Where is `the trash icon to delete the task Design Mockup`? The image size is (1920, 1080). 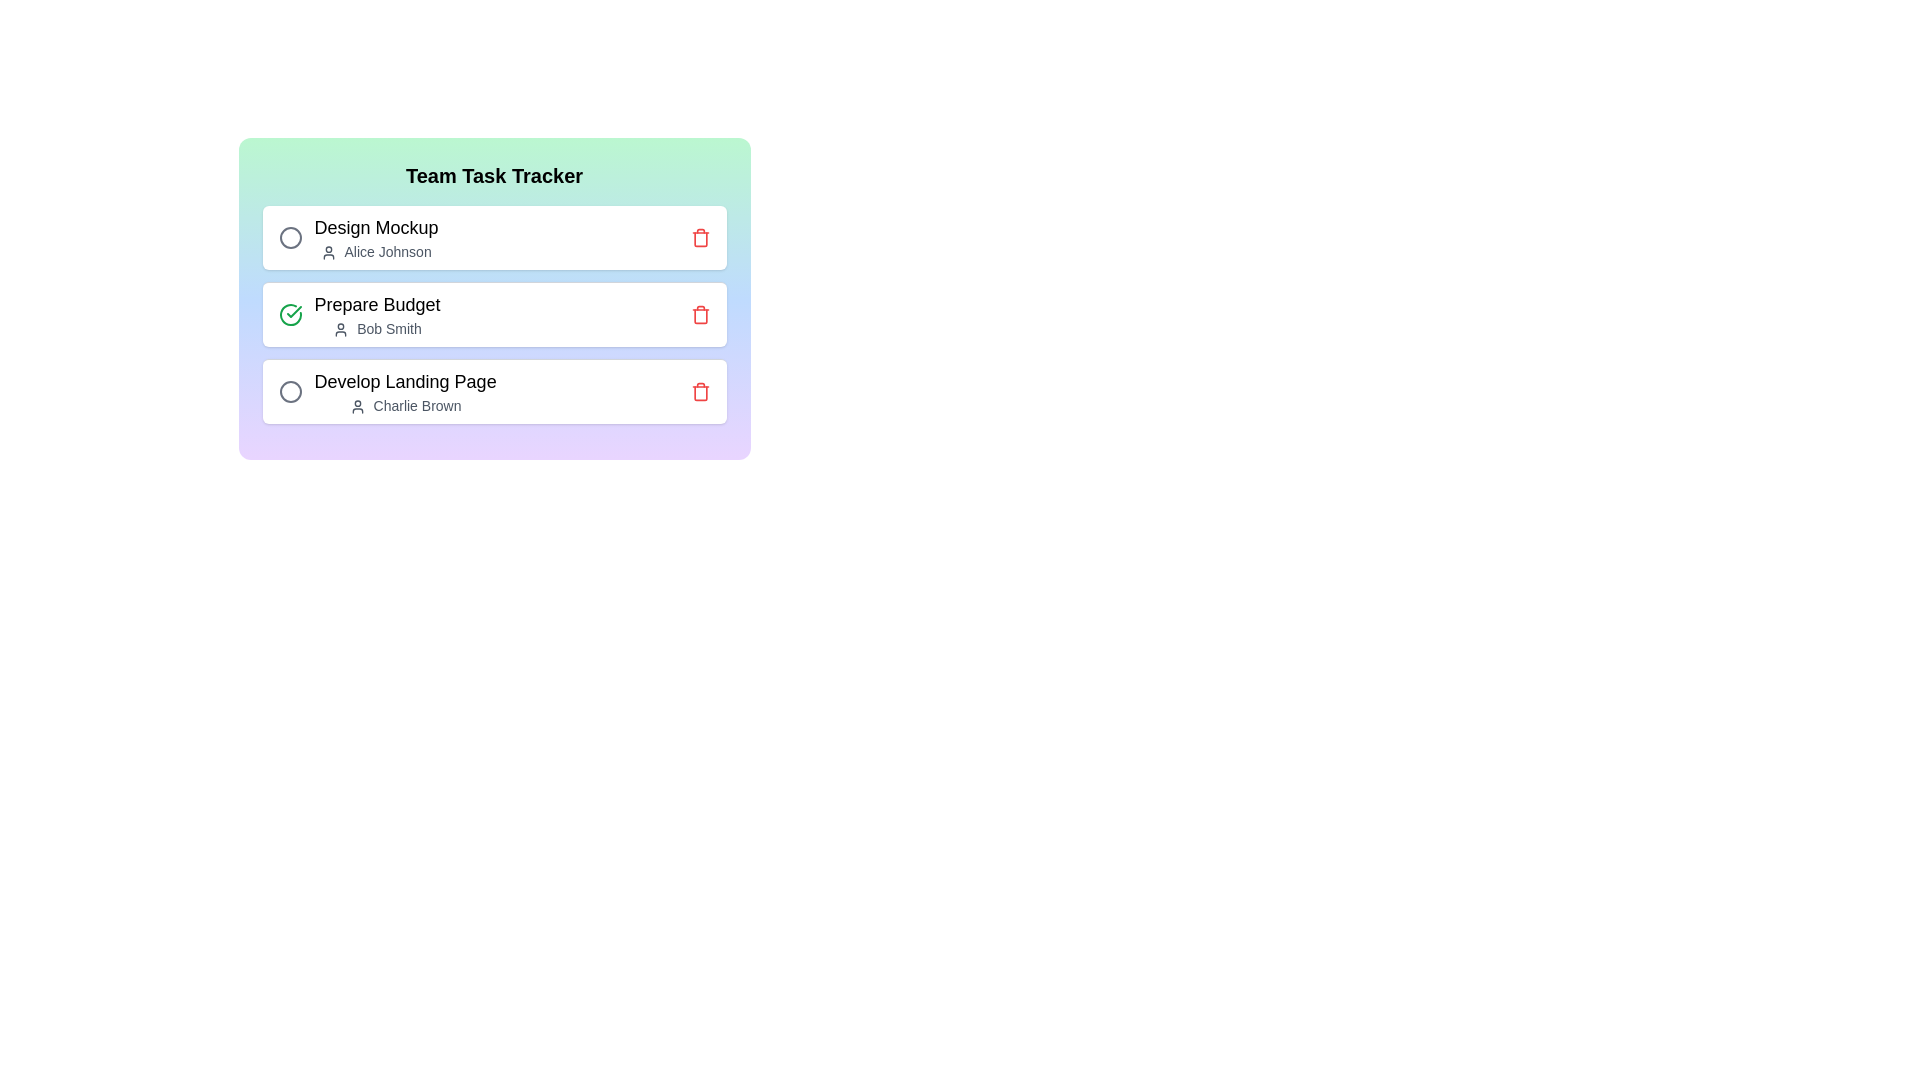
the trash icon to delete the task Design Mockup is located at coordinates (700, 237).